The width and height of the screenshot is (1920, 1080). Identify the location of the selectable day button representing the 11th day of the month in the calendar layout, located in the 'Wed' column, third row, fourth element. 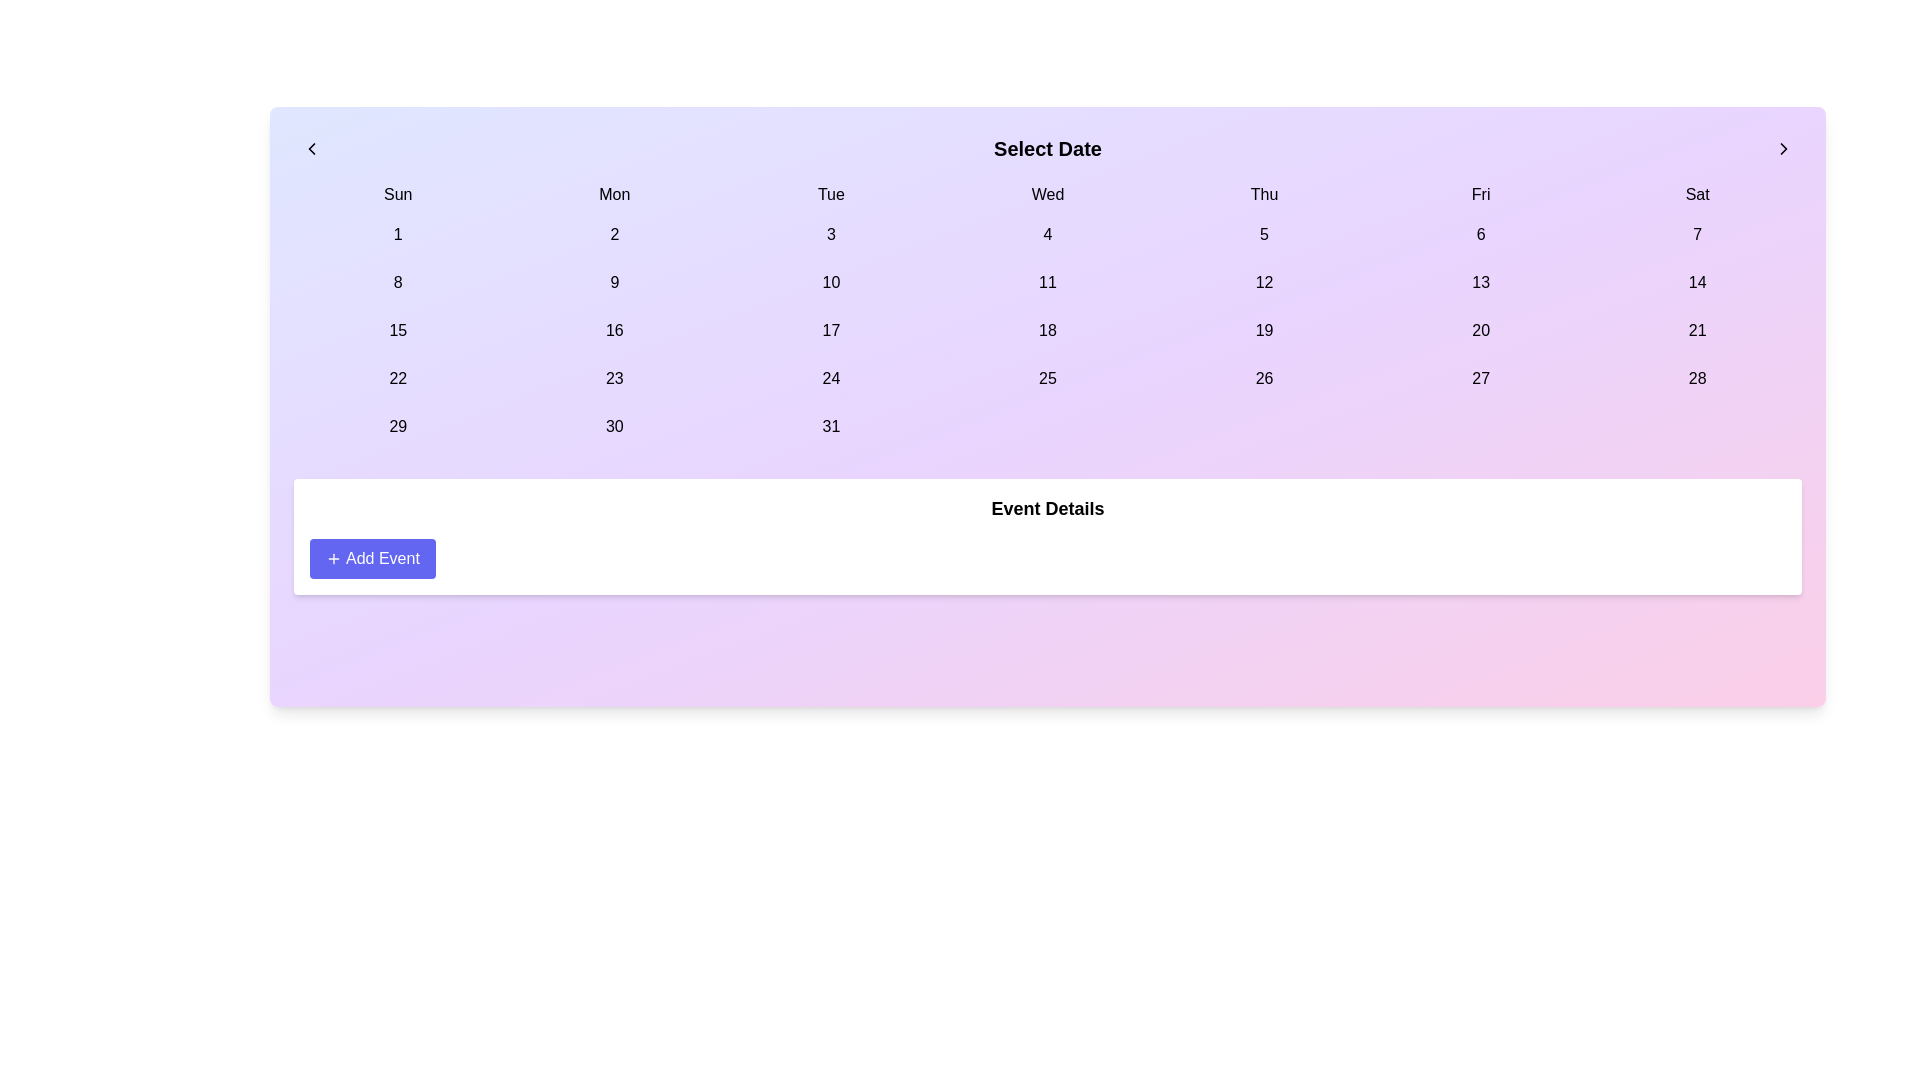
(1046, 282).